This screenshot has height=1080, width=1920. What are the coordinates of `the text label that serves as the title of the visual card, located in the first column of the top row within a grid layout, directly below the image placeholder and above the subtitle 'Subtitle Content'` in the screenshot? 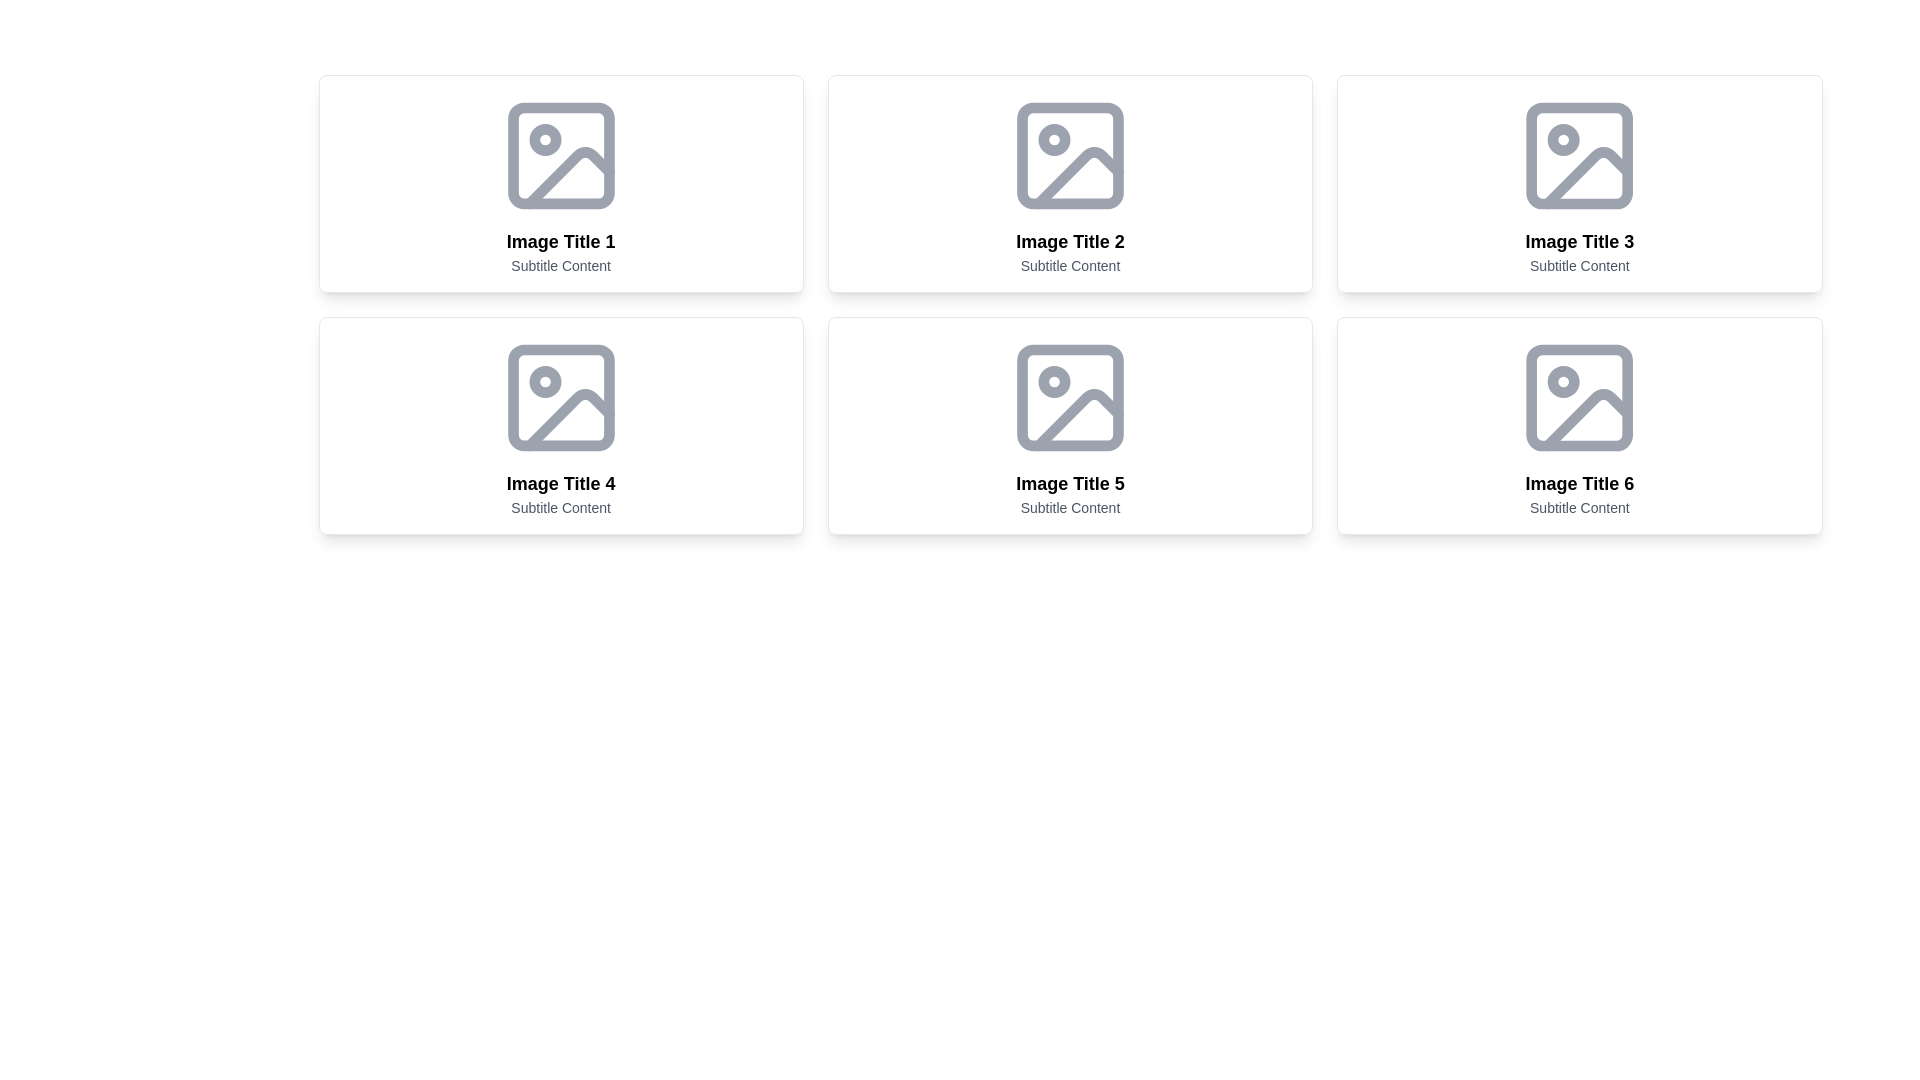 It's located at (560, 241).